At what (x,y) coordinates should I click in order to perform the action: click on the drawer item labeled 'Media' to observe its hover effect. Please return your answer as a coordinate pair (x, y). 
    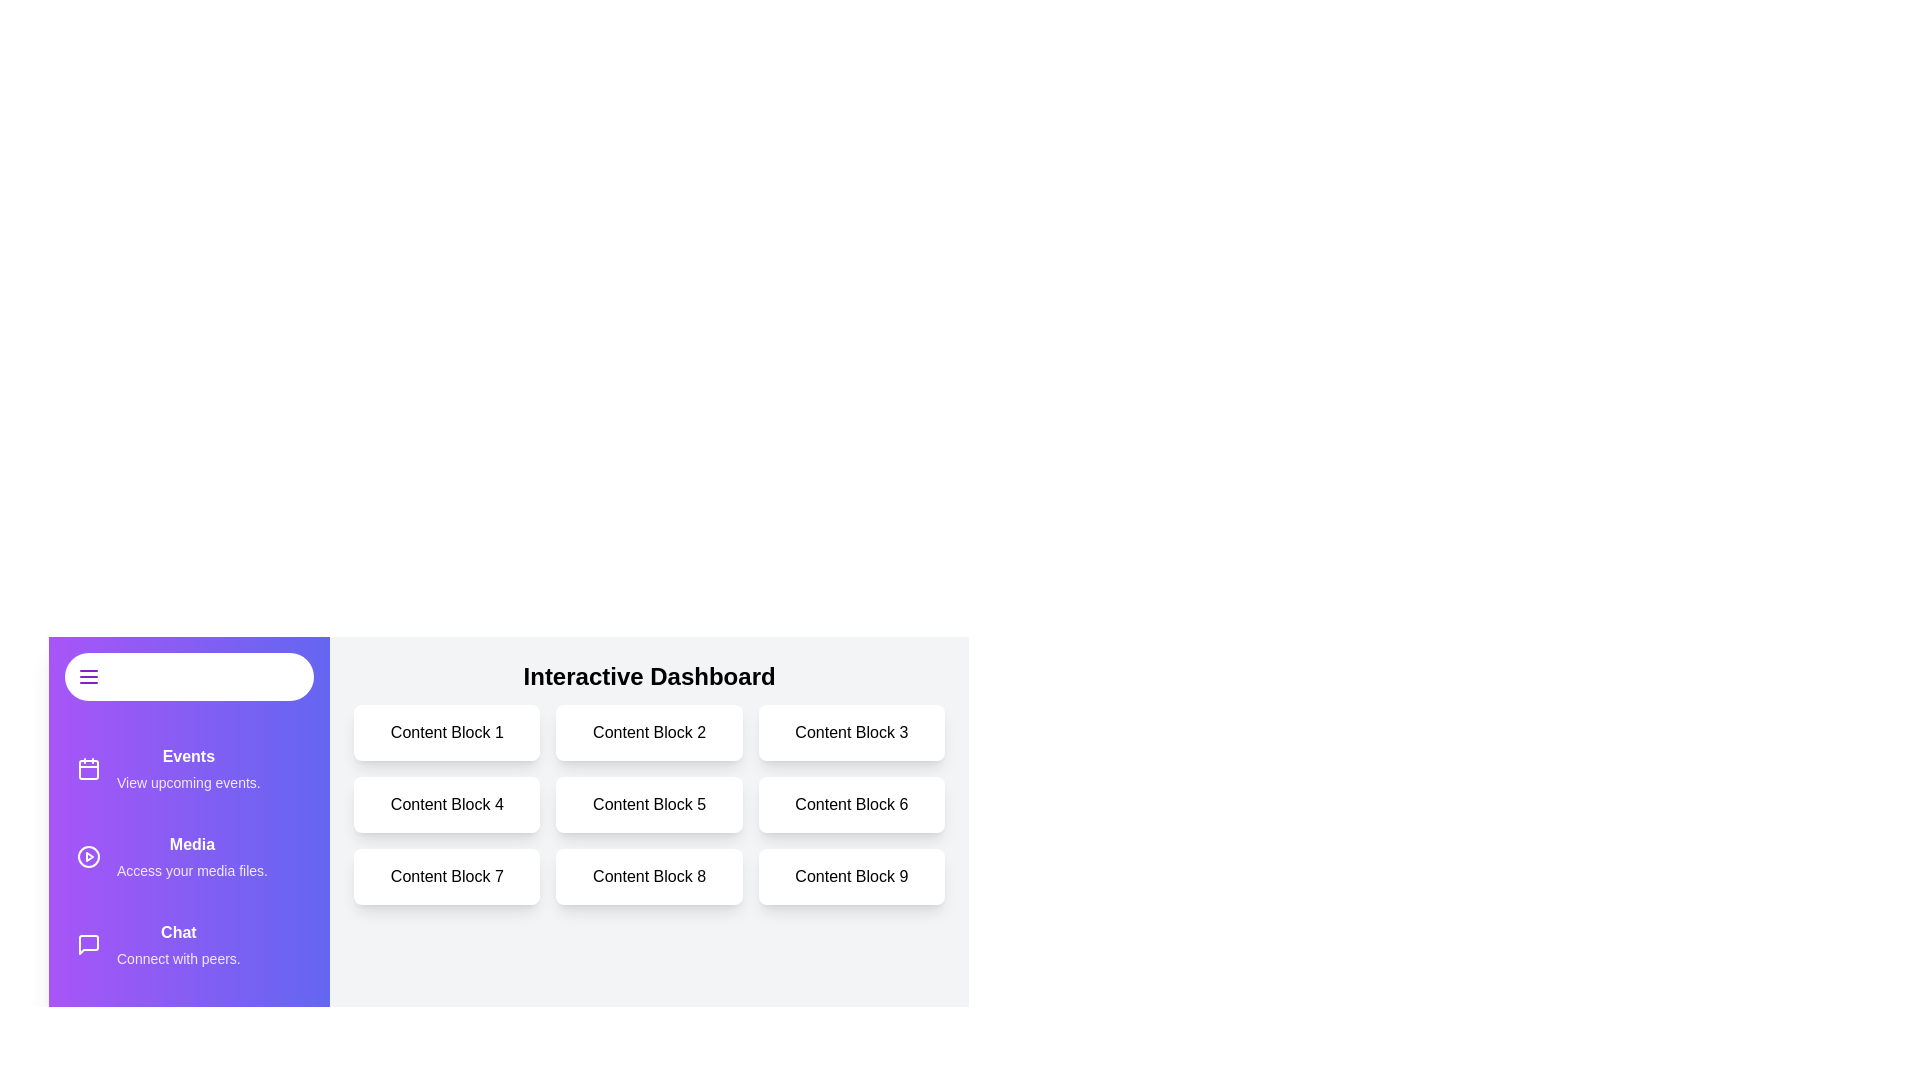
    Looking at the image, I should click on (189, 855).